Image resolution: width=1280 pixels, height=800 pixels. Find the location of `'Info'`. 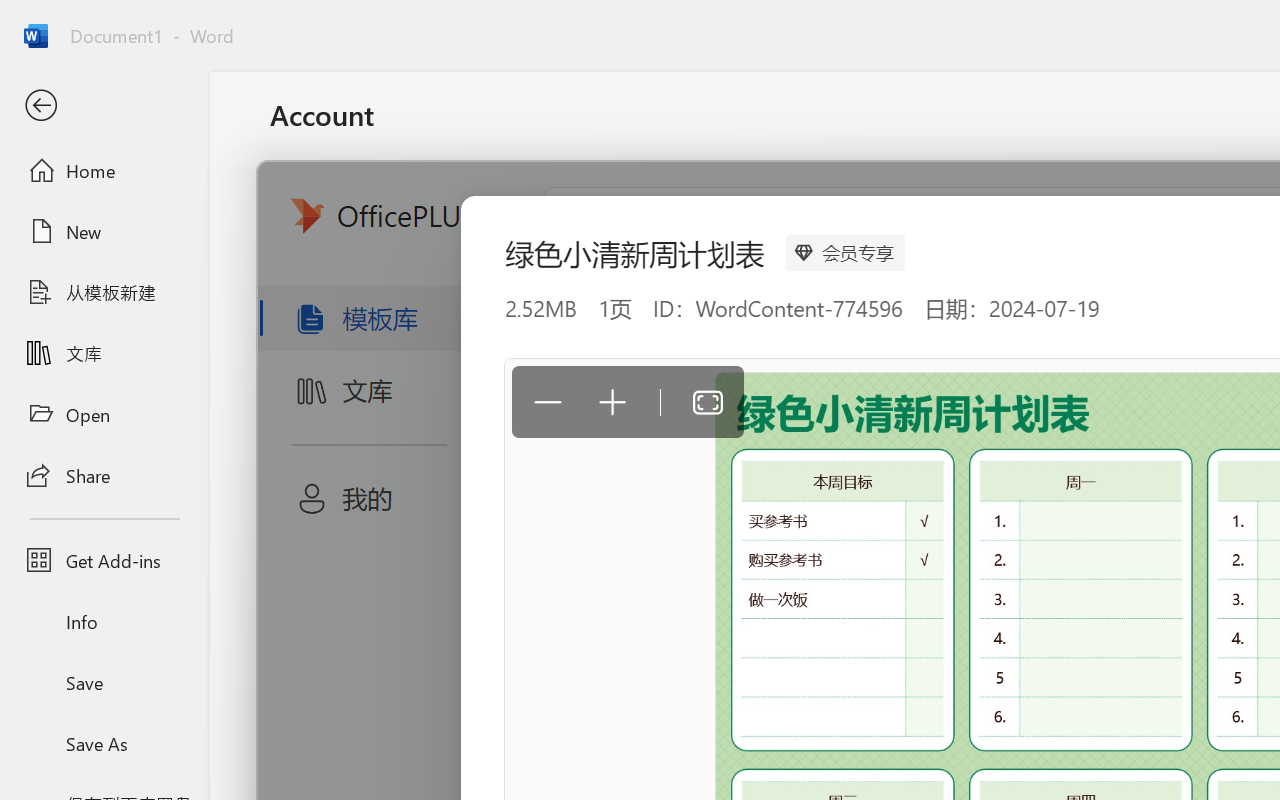

'Info' is located at coordinates (103, 621).